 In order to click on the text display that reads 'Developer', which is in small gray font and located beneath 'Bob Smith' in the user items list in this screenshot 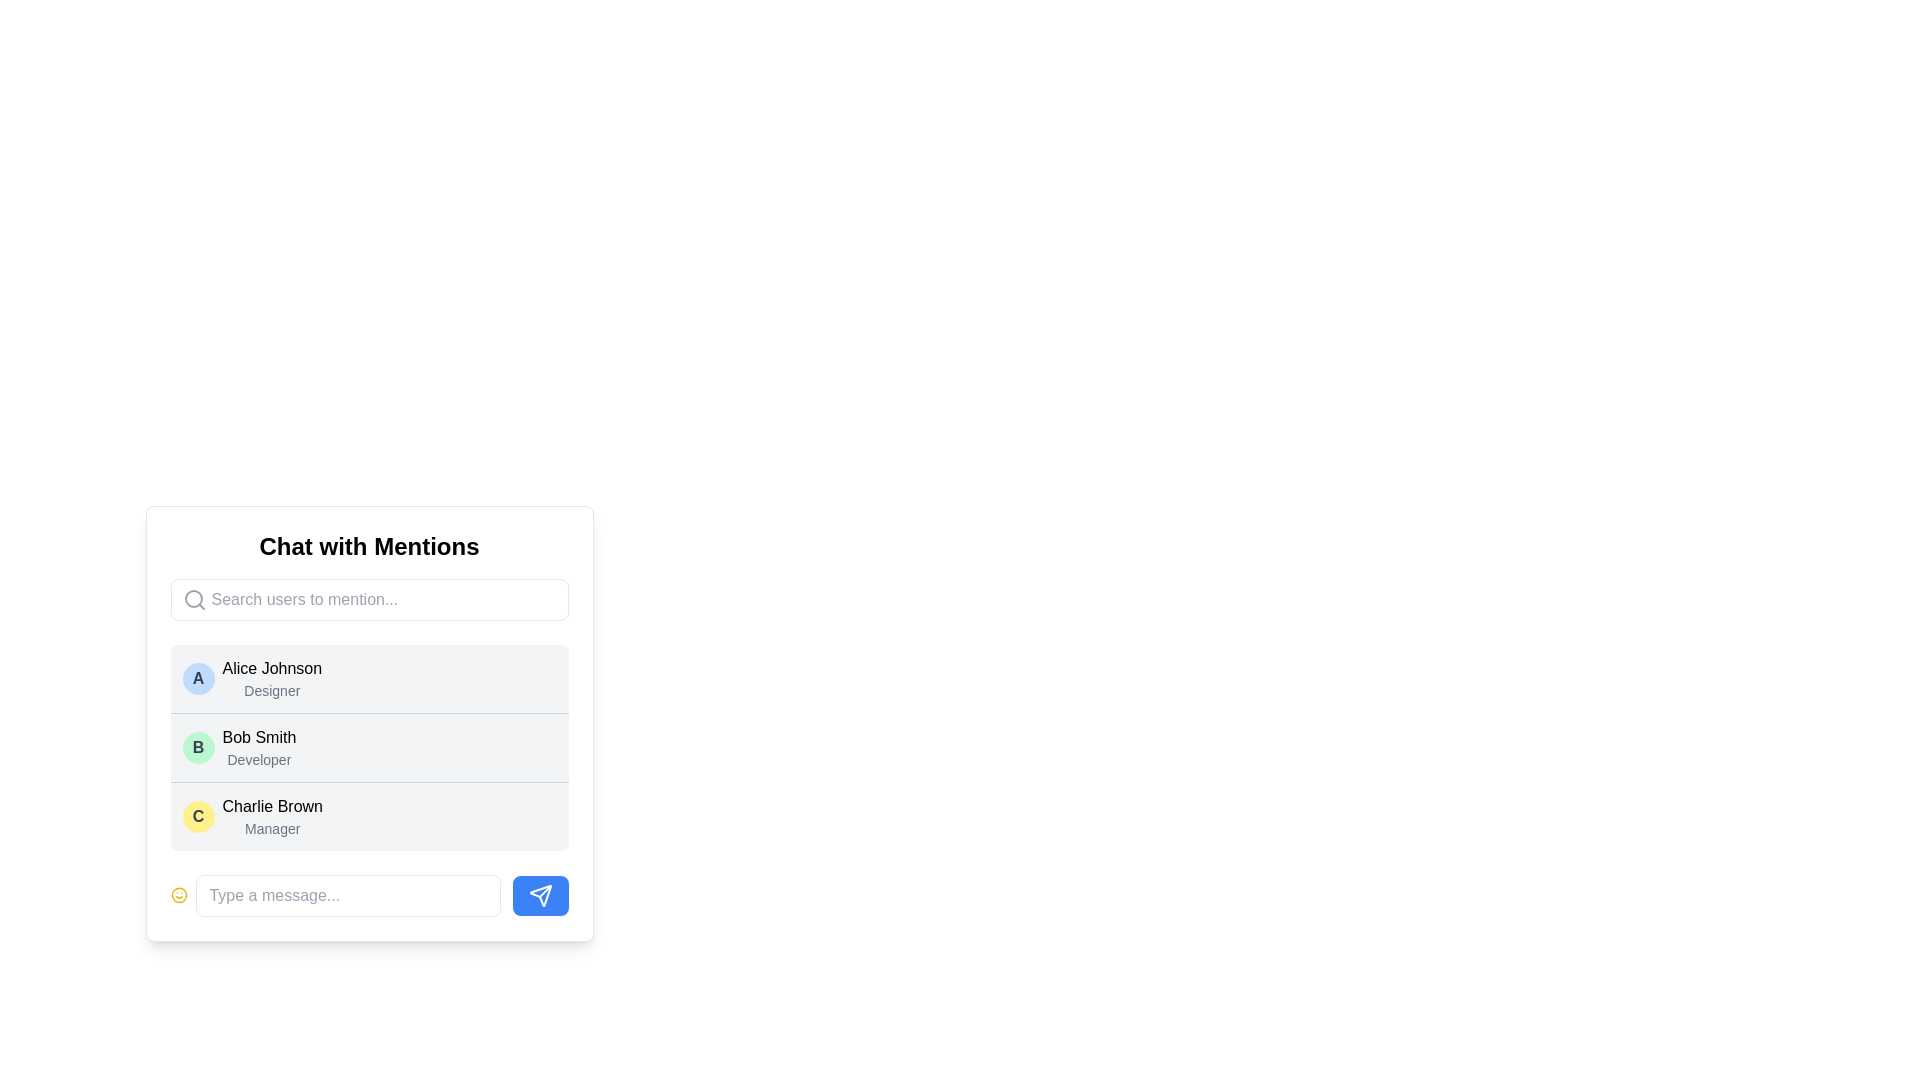, I will do `click(258, 759)`.